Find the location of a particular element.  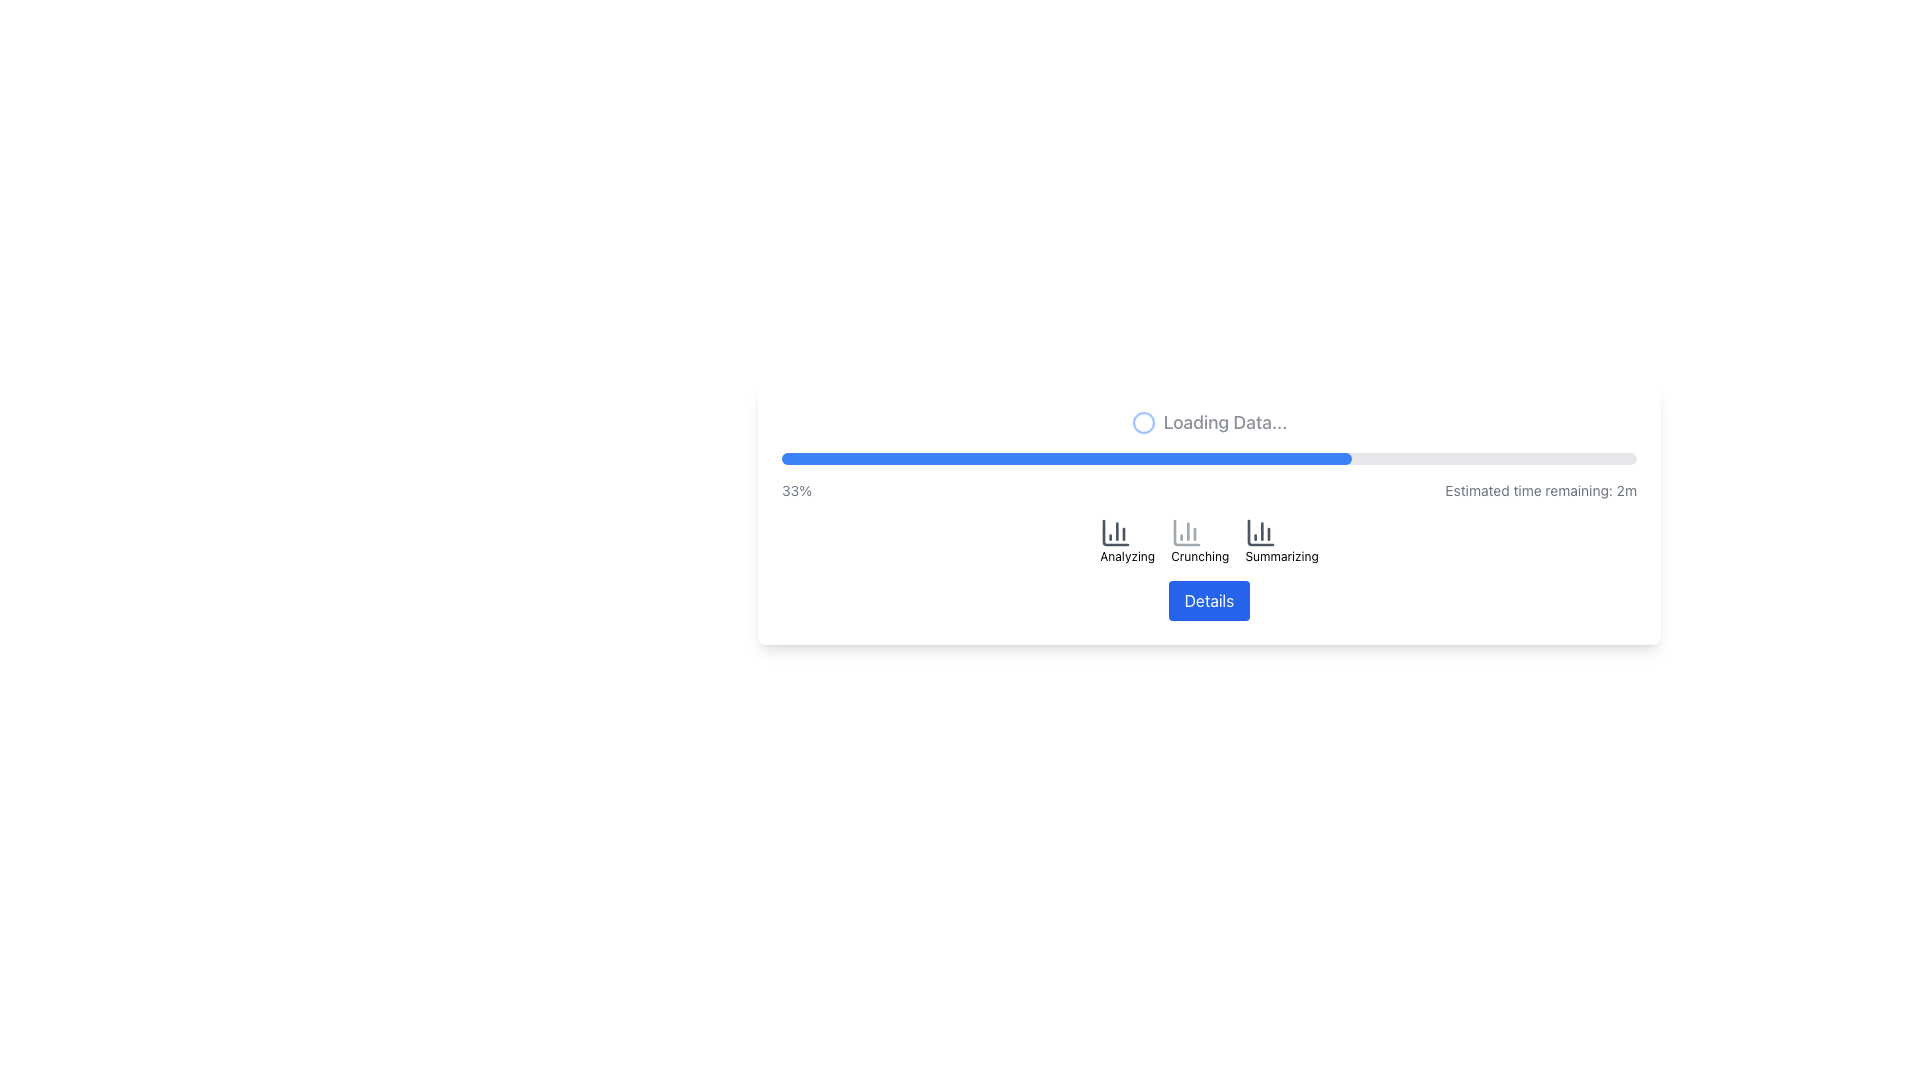

the dark gray bar chart icon located above the 'Summarizing' label for interaction is located at coordinates (1260, 531).